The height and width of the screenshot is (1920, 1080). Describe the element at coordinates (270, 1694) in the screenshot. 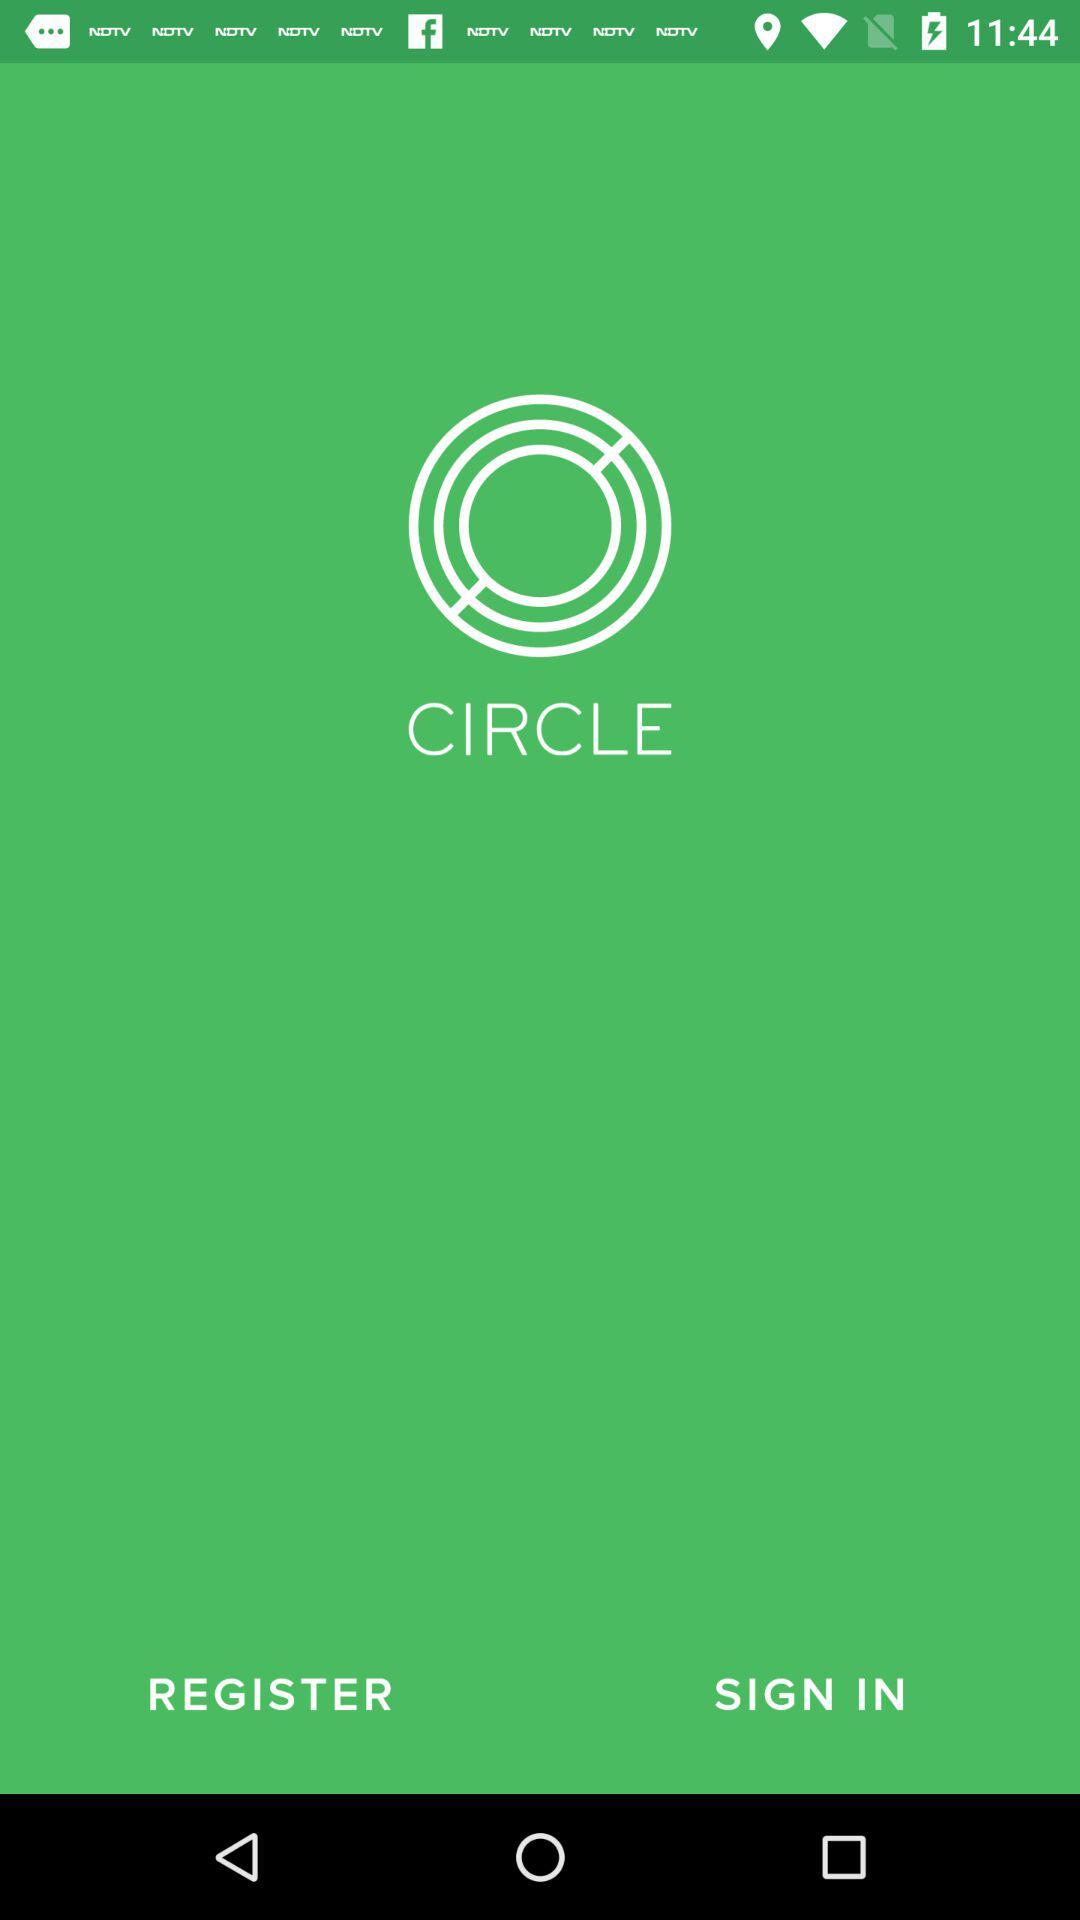

I see `the register` at that location.